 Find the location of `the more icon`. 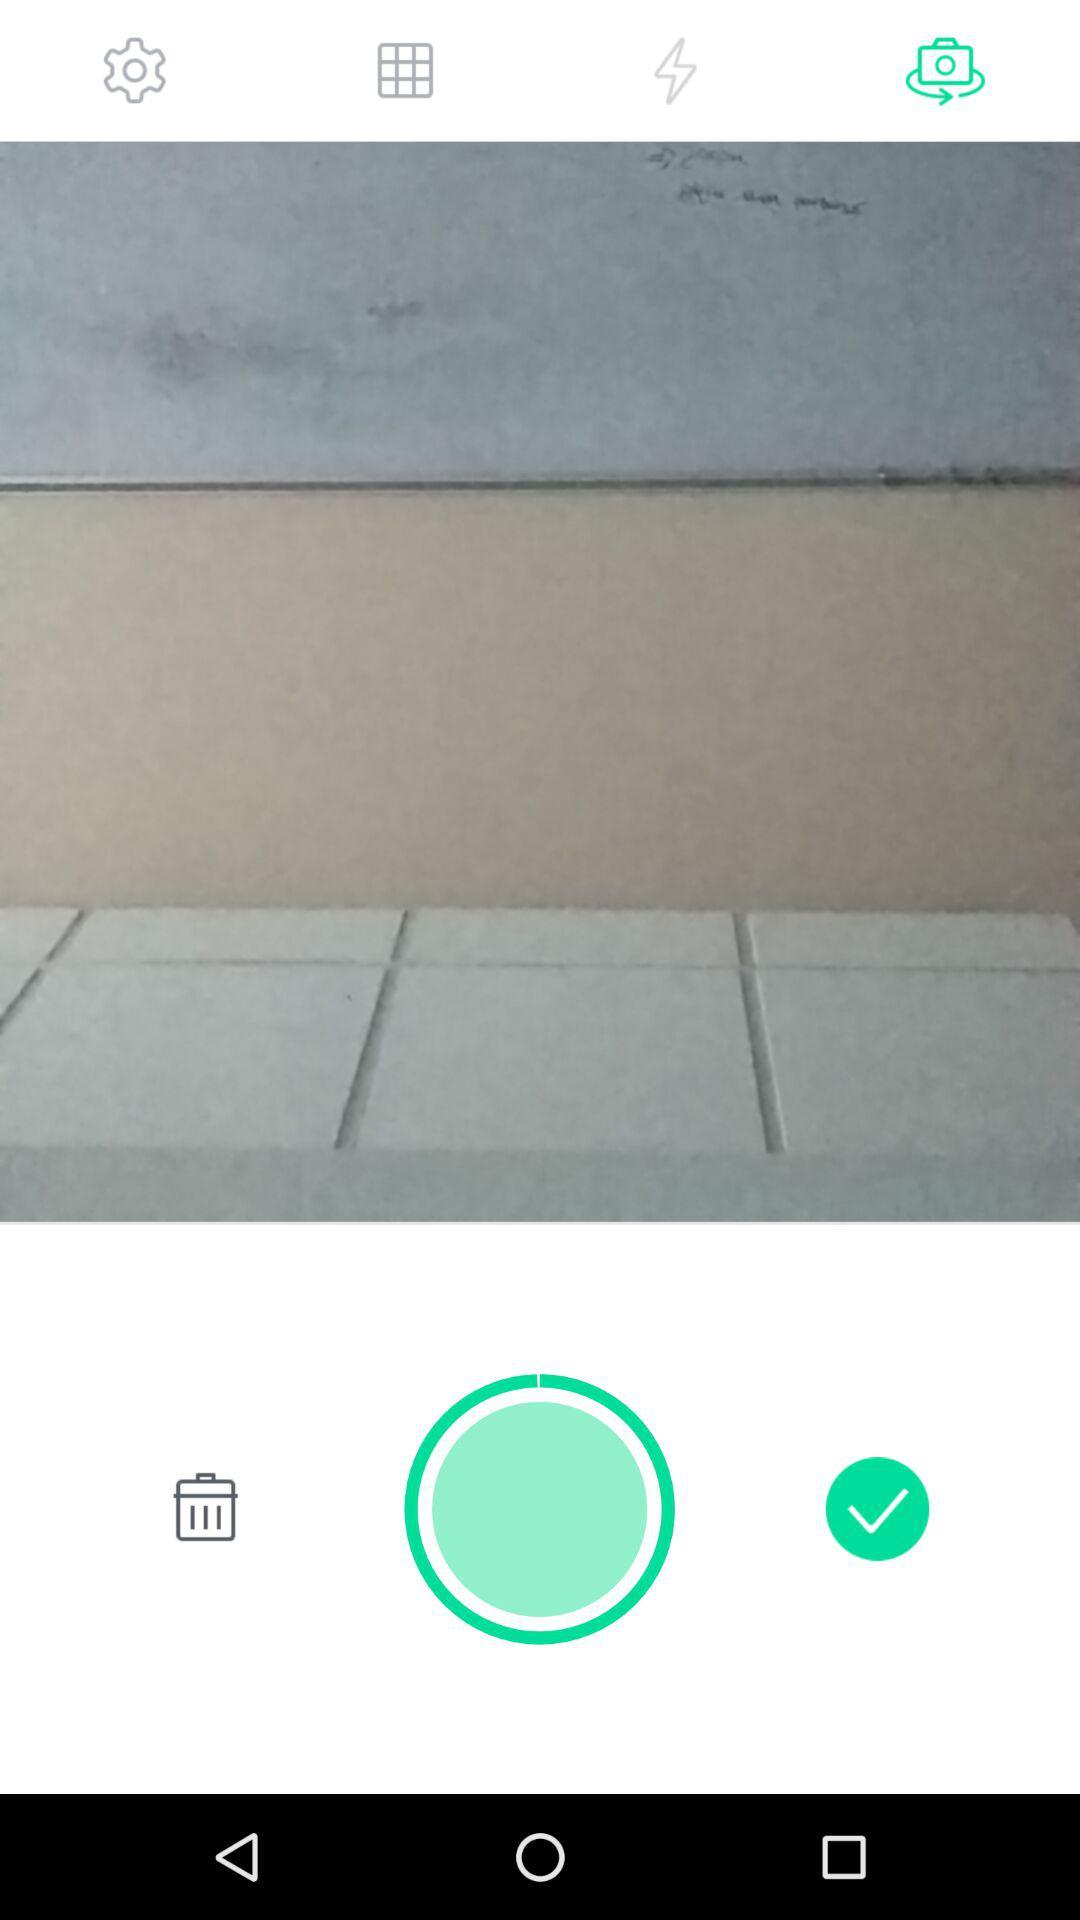

the more icon is located at coordinates (675, 75).